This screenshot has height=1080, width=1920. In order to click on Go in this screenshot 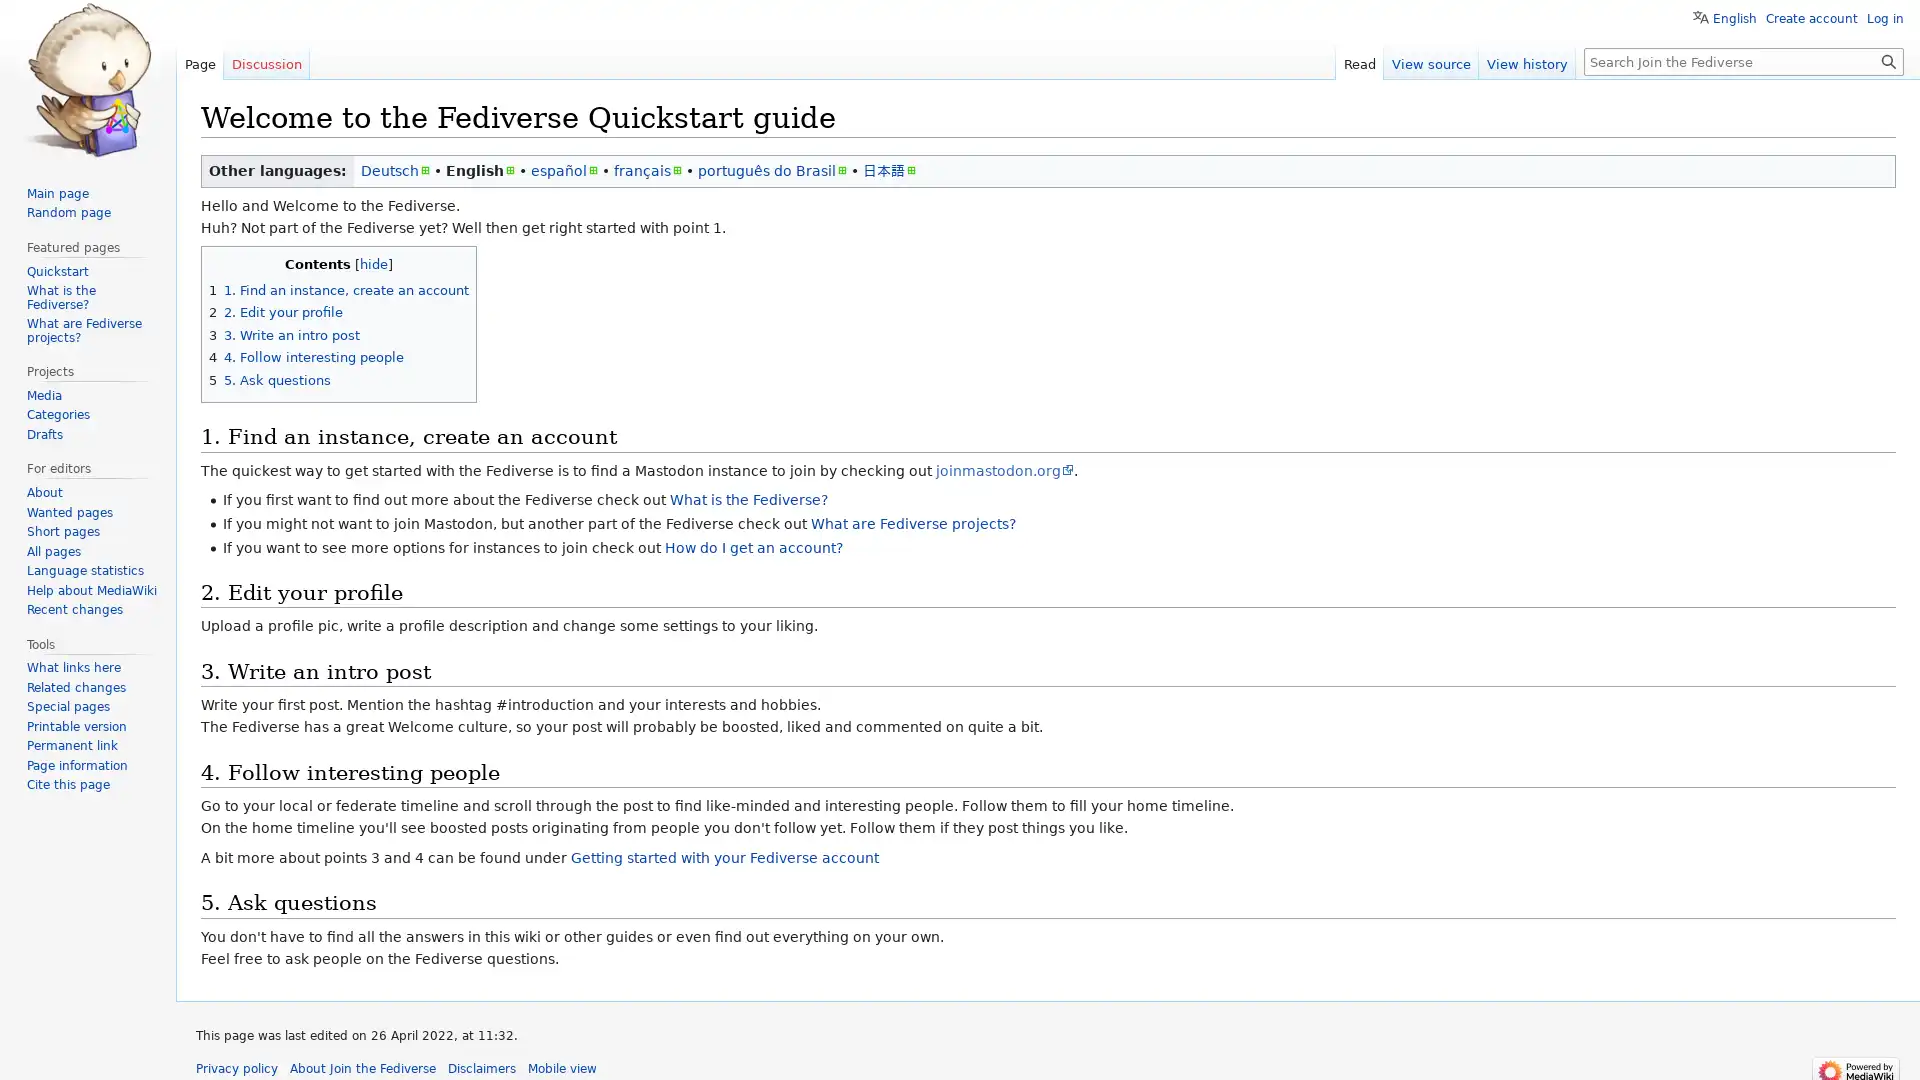, I will do `click(1888, 60)`.